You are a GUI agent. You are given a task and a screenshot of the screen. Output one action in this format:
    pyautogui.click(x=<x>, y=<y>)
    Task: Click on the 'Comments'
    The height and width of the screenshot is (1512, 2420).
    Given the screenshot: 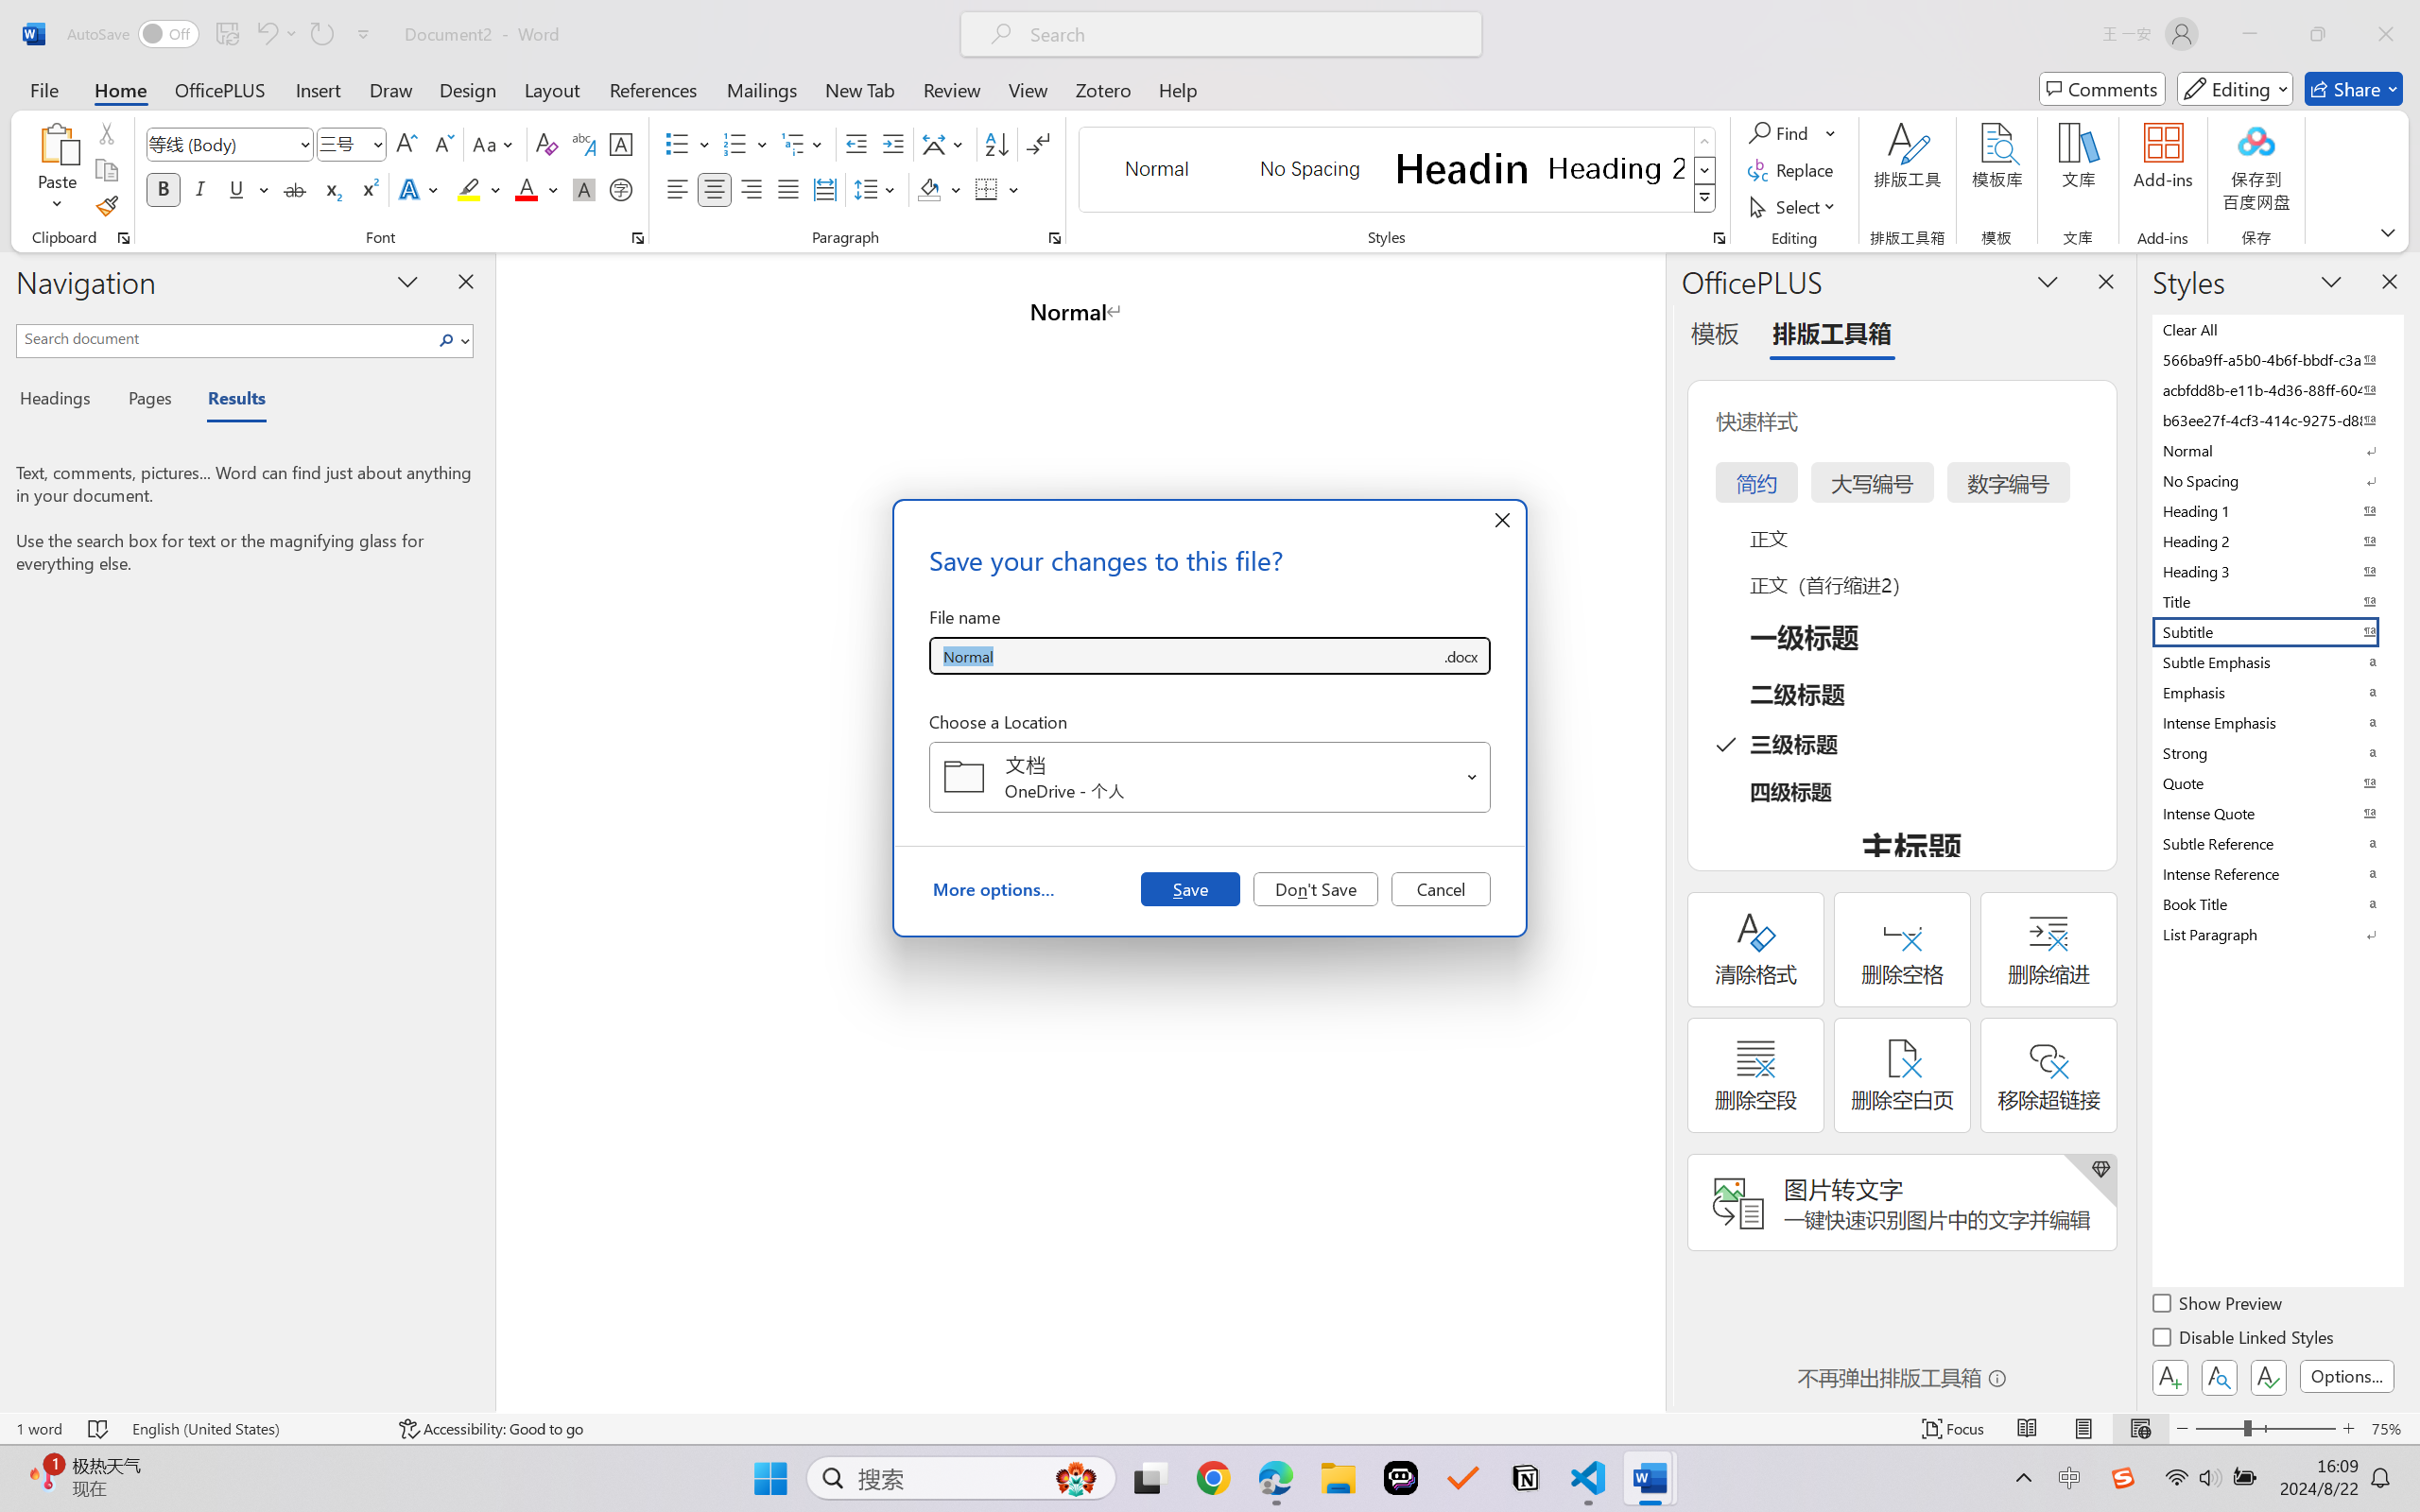 What is the action you would take?
    pyautogui.click(x=2102, y=88)
    